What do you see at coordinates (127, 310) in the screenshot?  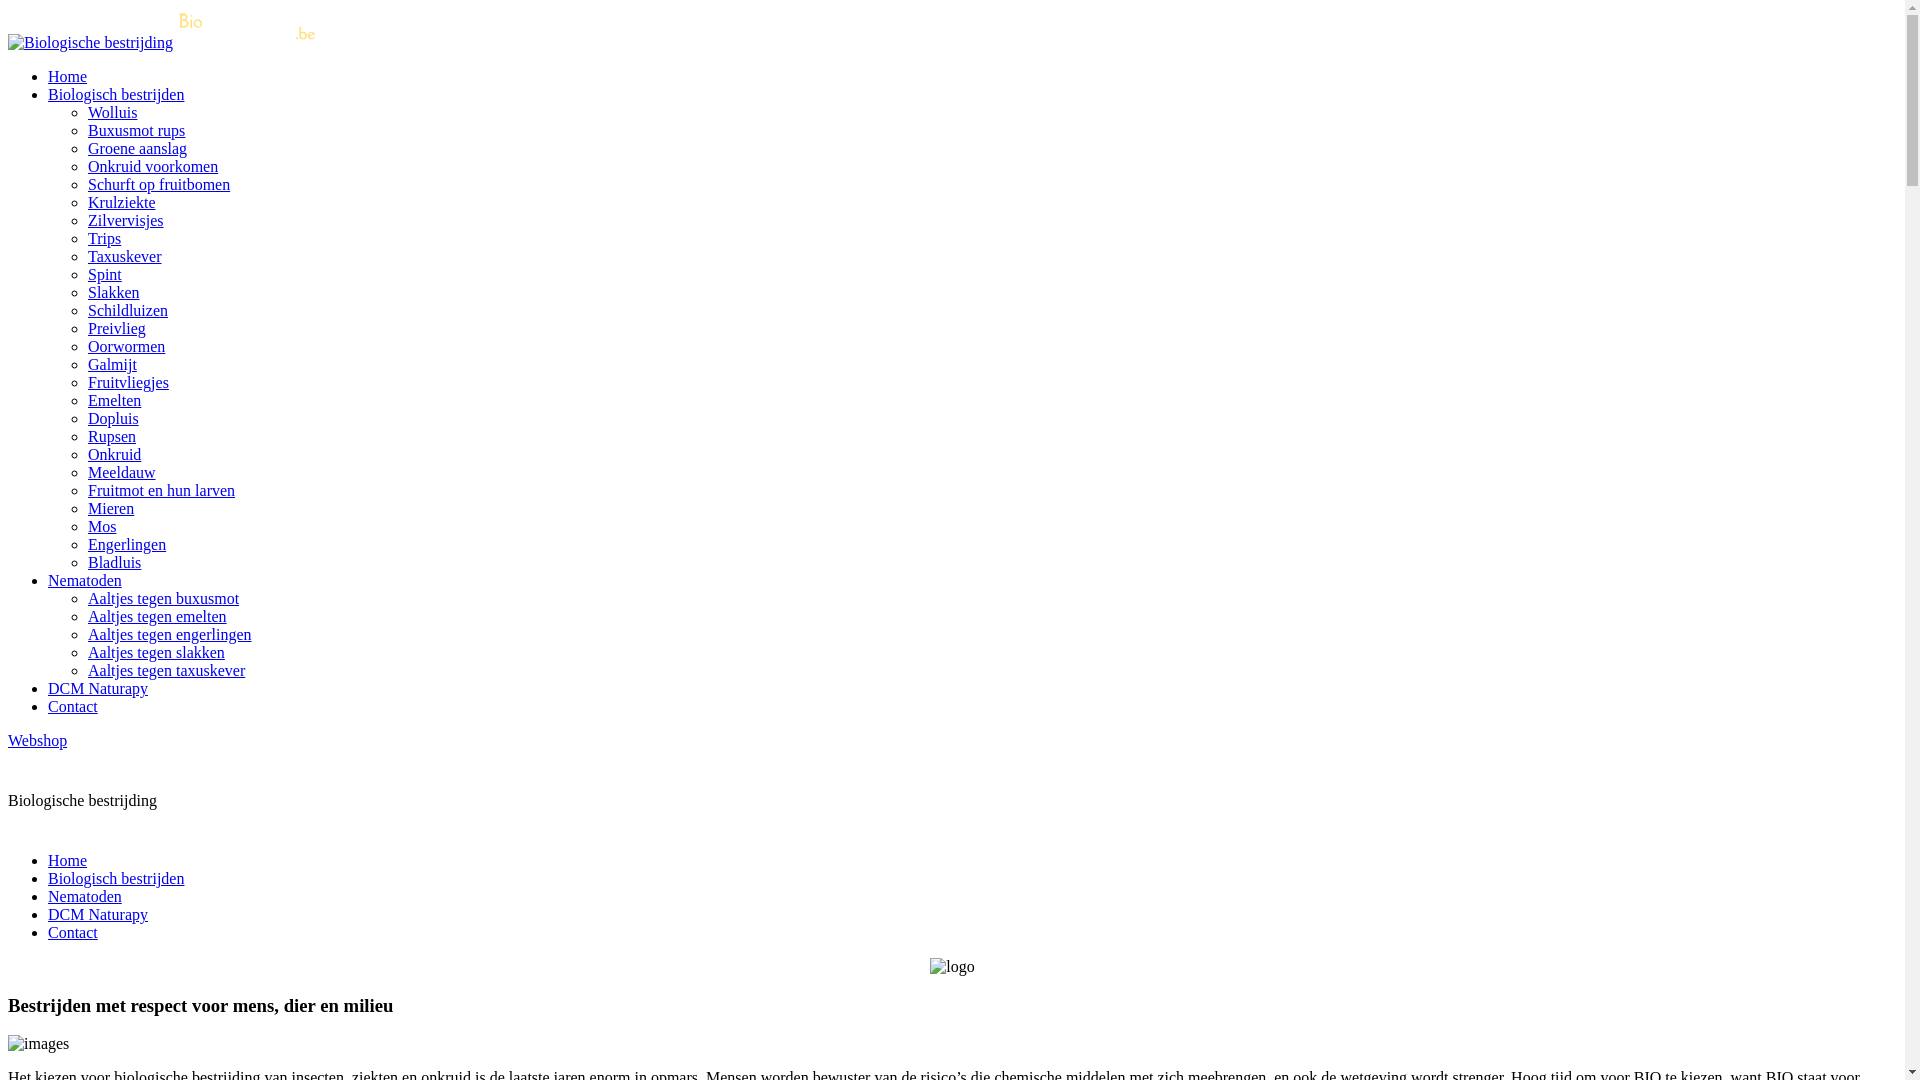 I see `'Schildluizen'` at bounding box center [127, 310].